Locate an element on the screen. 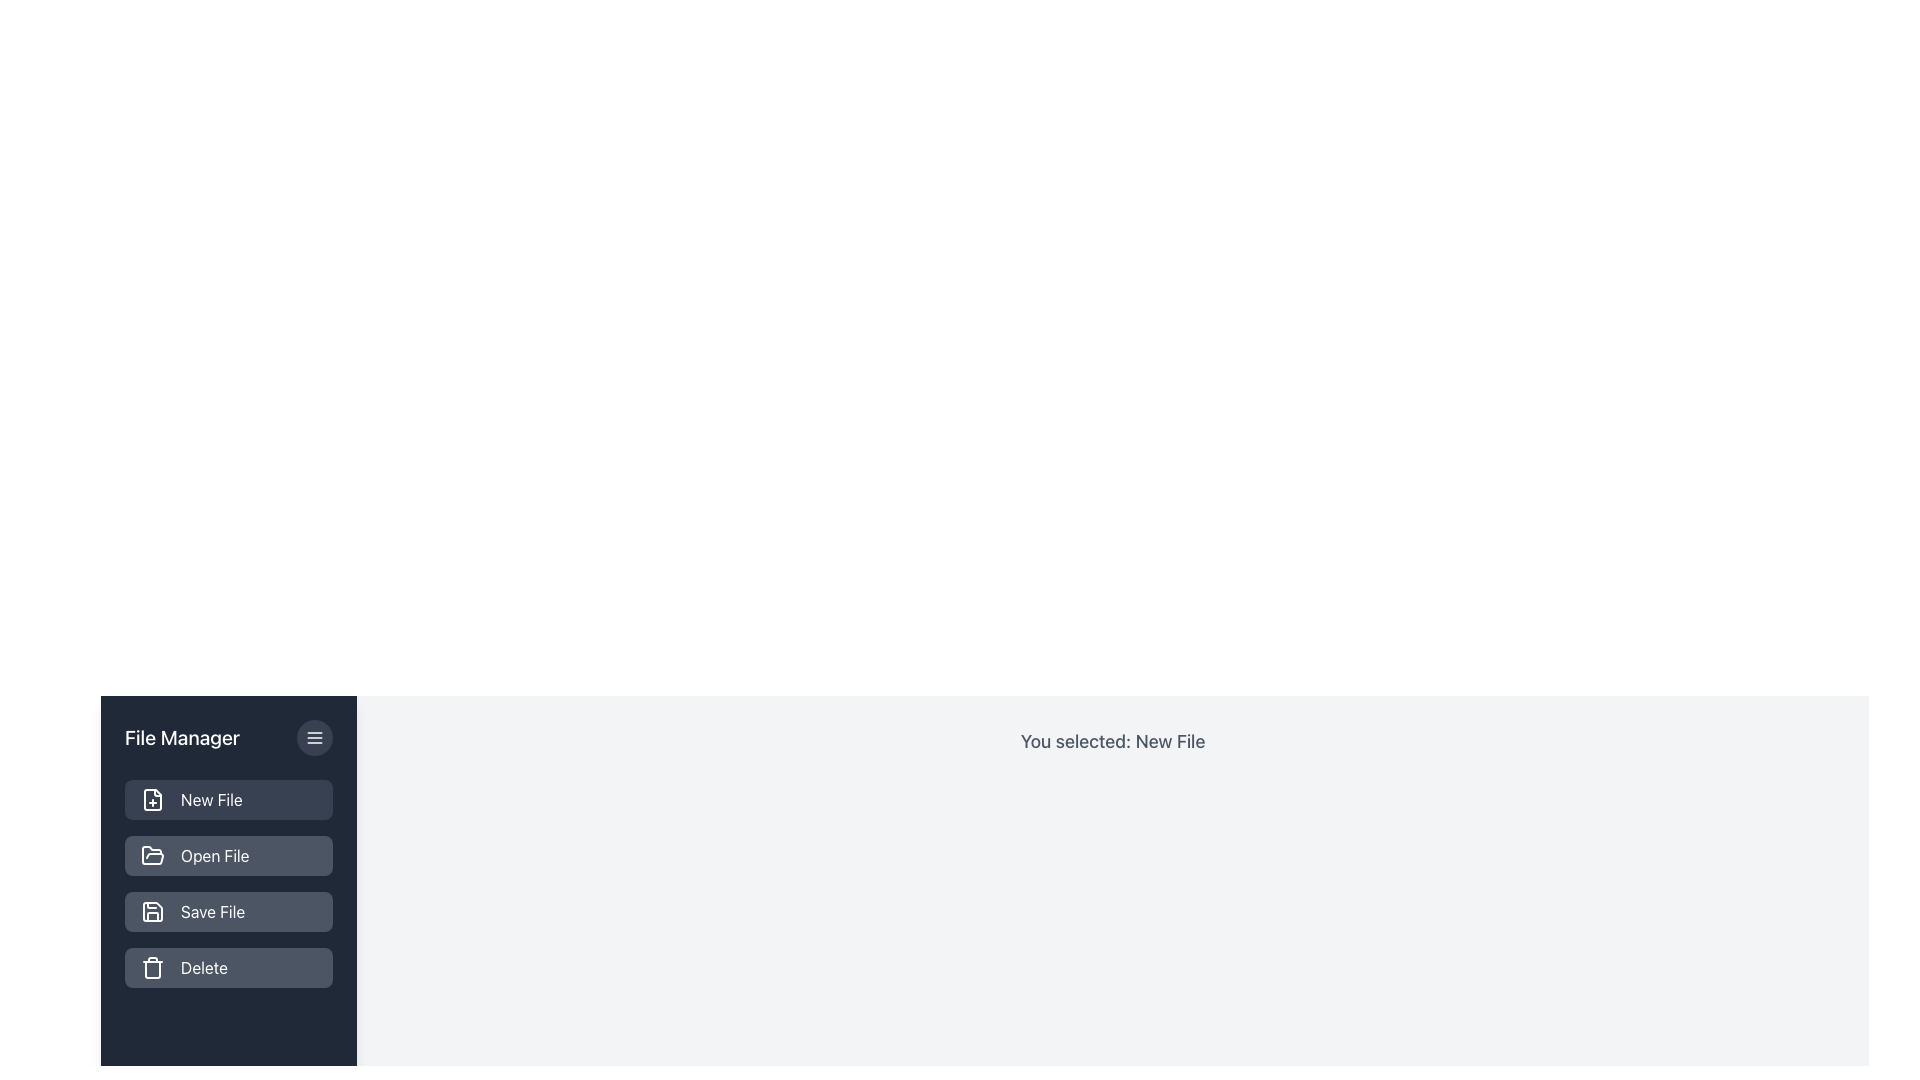 Image resolution: width=1920 pixels, height=1080 pixels. the 'Save File' button with a dark gray background in the 'File Manager' sidebar to observe the style change is located at coordinates (229, 911).